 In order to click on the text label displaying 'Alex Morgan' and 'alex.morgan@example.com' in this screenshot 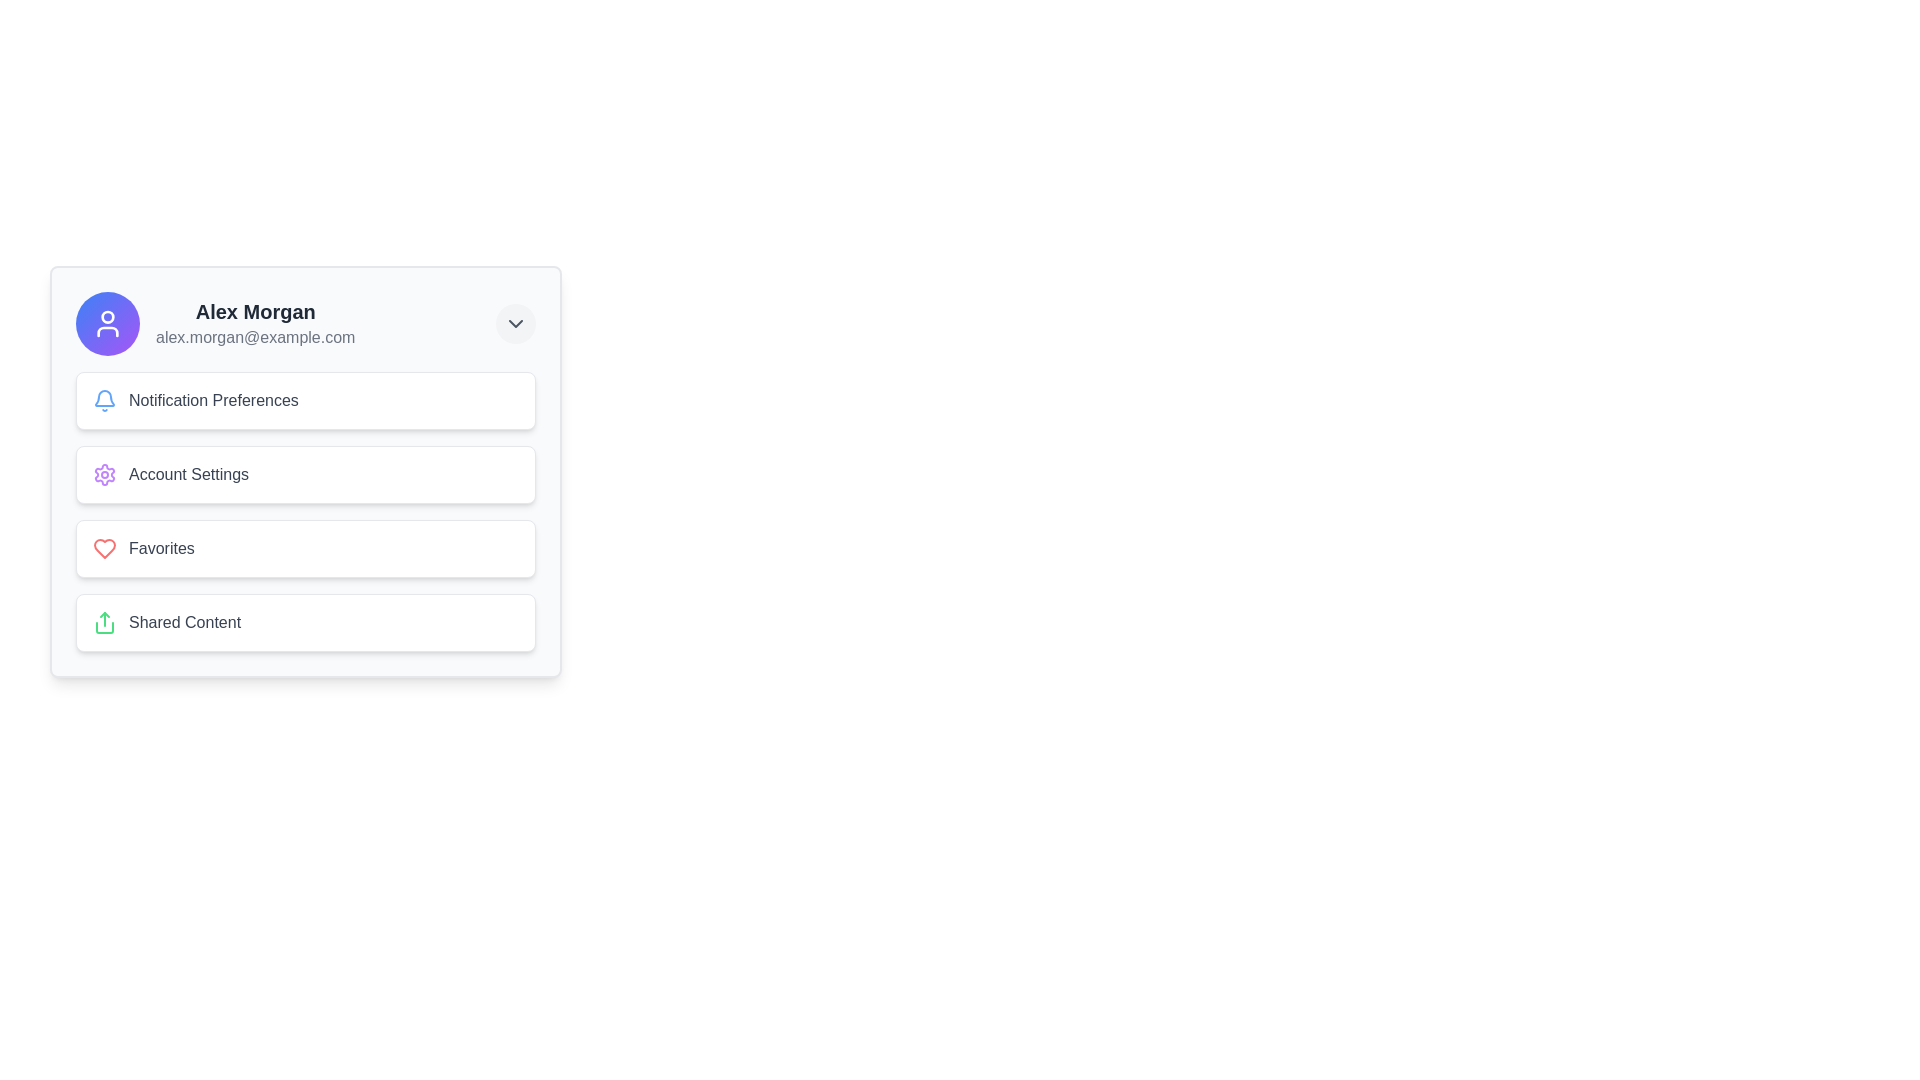, I will do `click(254, 323)`.